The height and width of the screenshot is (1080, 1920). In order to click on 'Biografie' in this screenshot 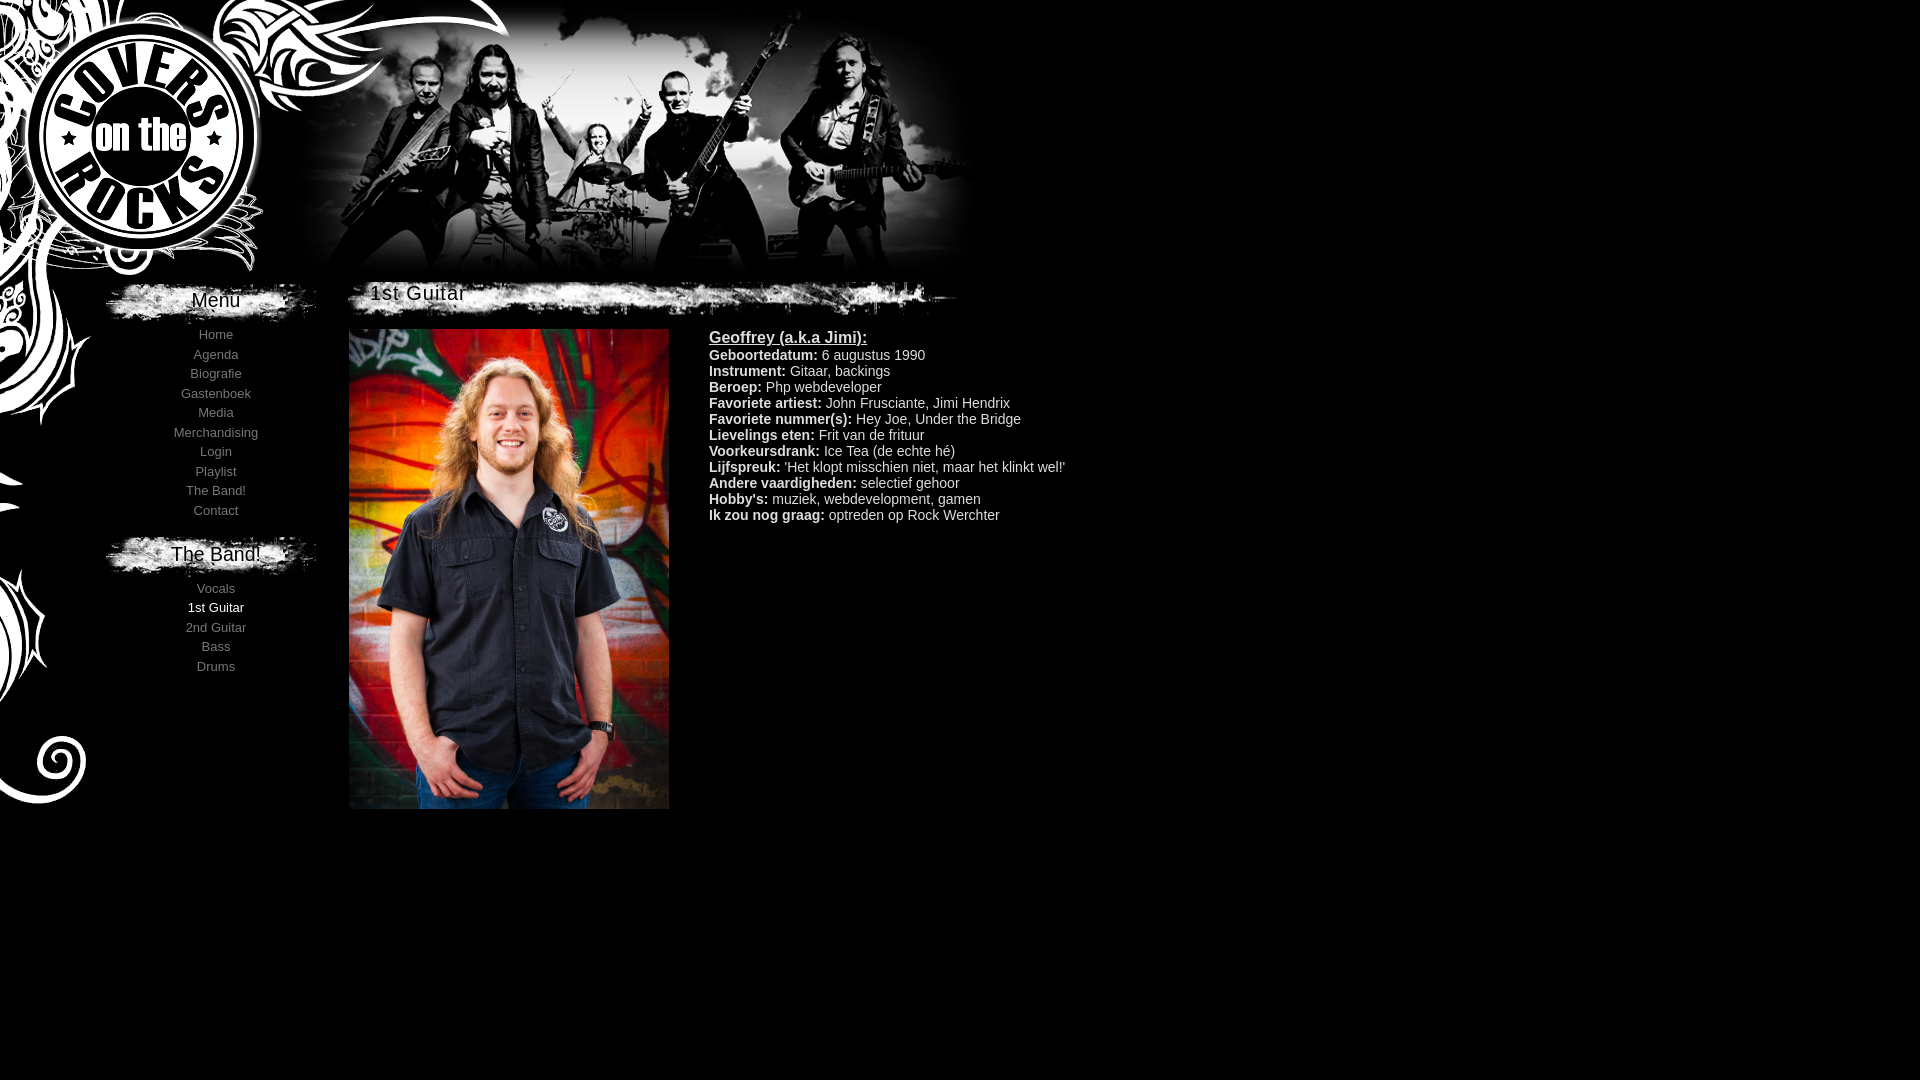, I will do `click(190, 373)`.